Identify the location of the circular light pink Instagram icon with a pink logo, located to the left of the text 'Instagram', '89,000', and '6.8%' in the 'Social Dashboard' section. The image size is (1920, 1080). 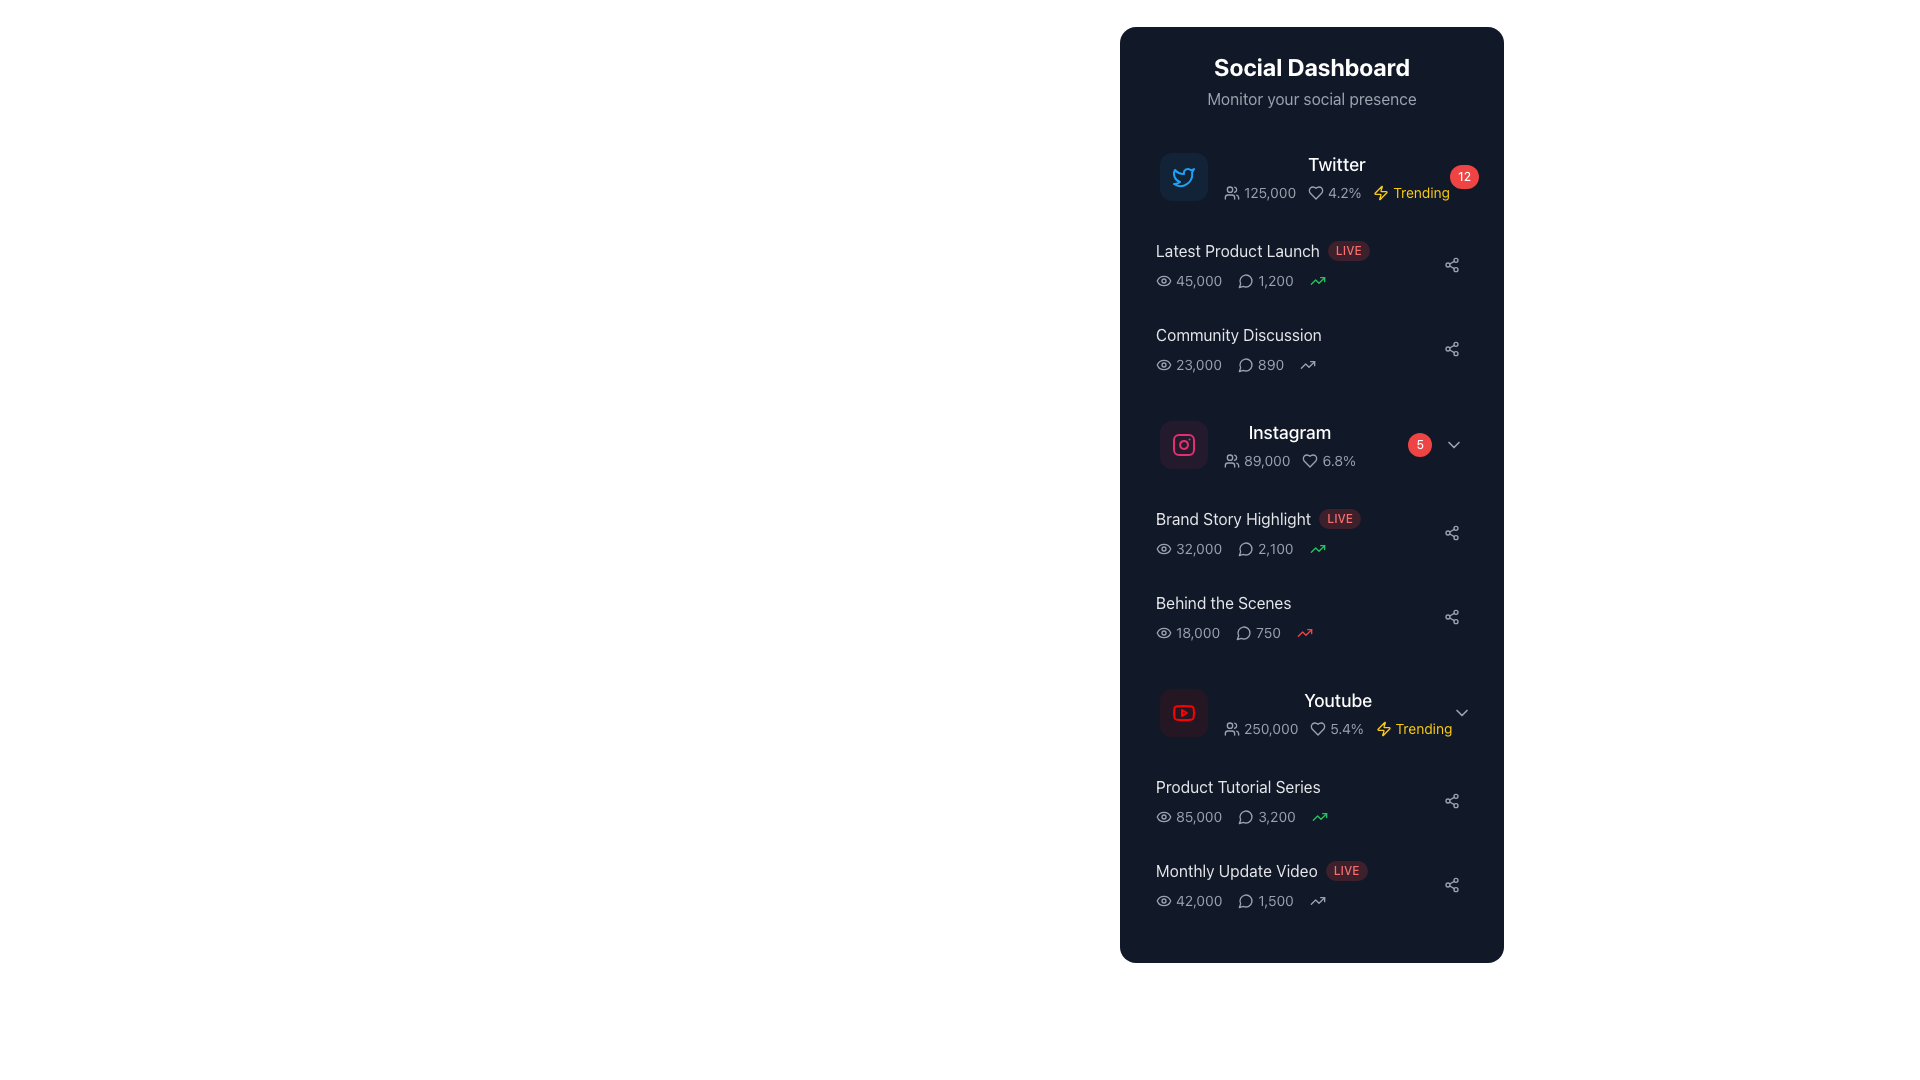
(1184, 443).